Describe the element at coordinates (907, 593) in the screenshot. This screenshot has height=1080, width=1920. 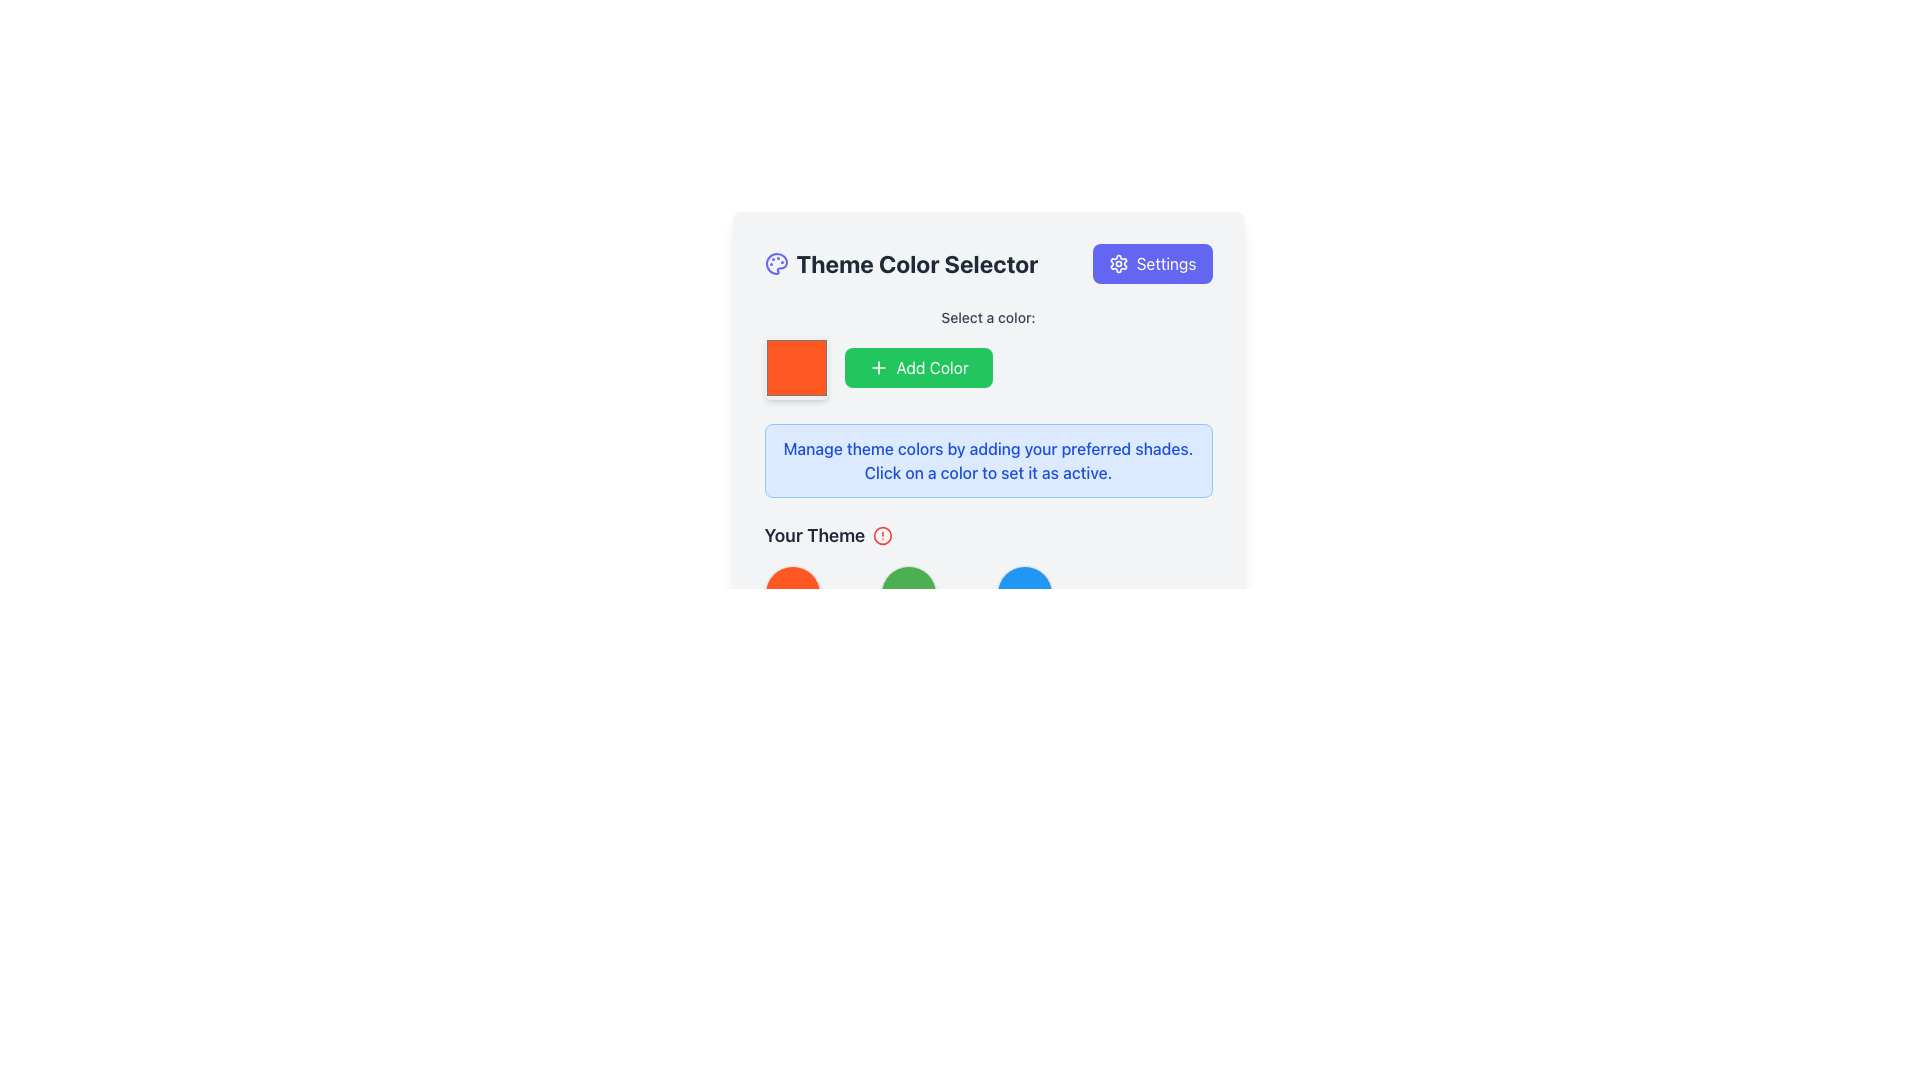
I see `the circular icon button representing the green theme selector located in the 'Your Theme' section` at that location.